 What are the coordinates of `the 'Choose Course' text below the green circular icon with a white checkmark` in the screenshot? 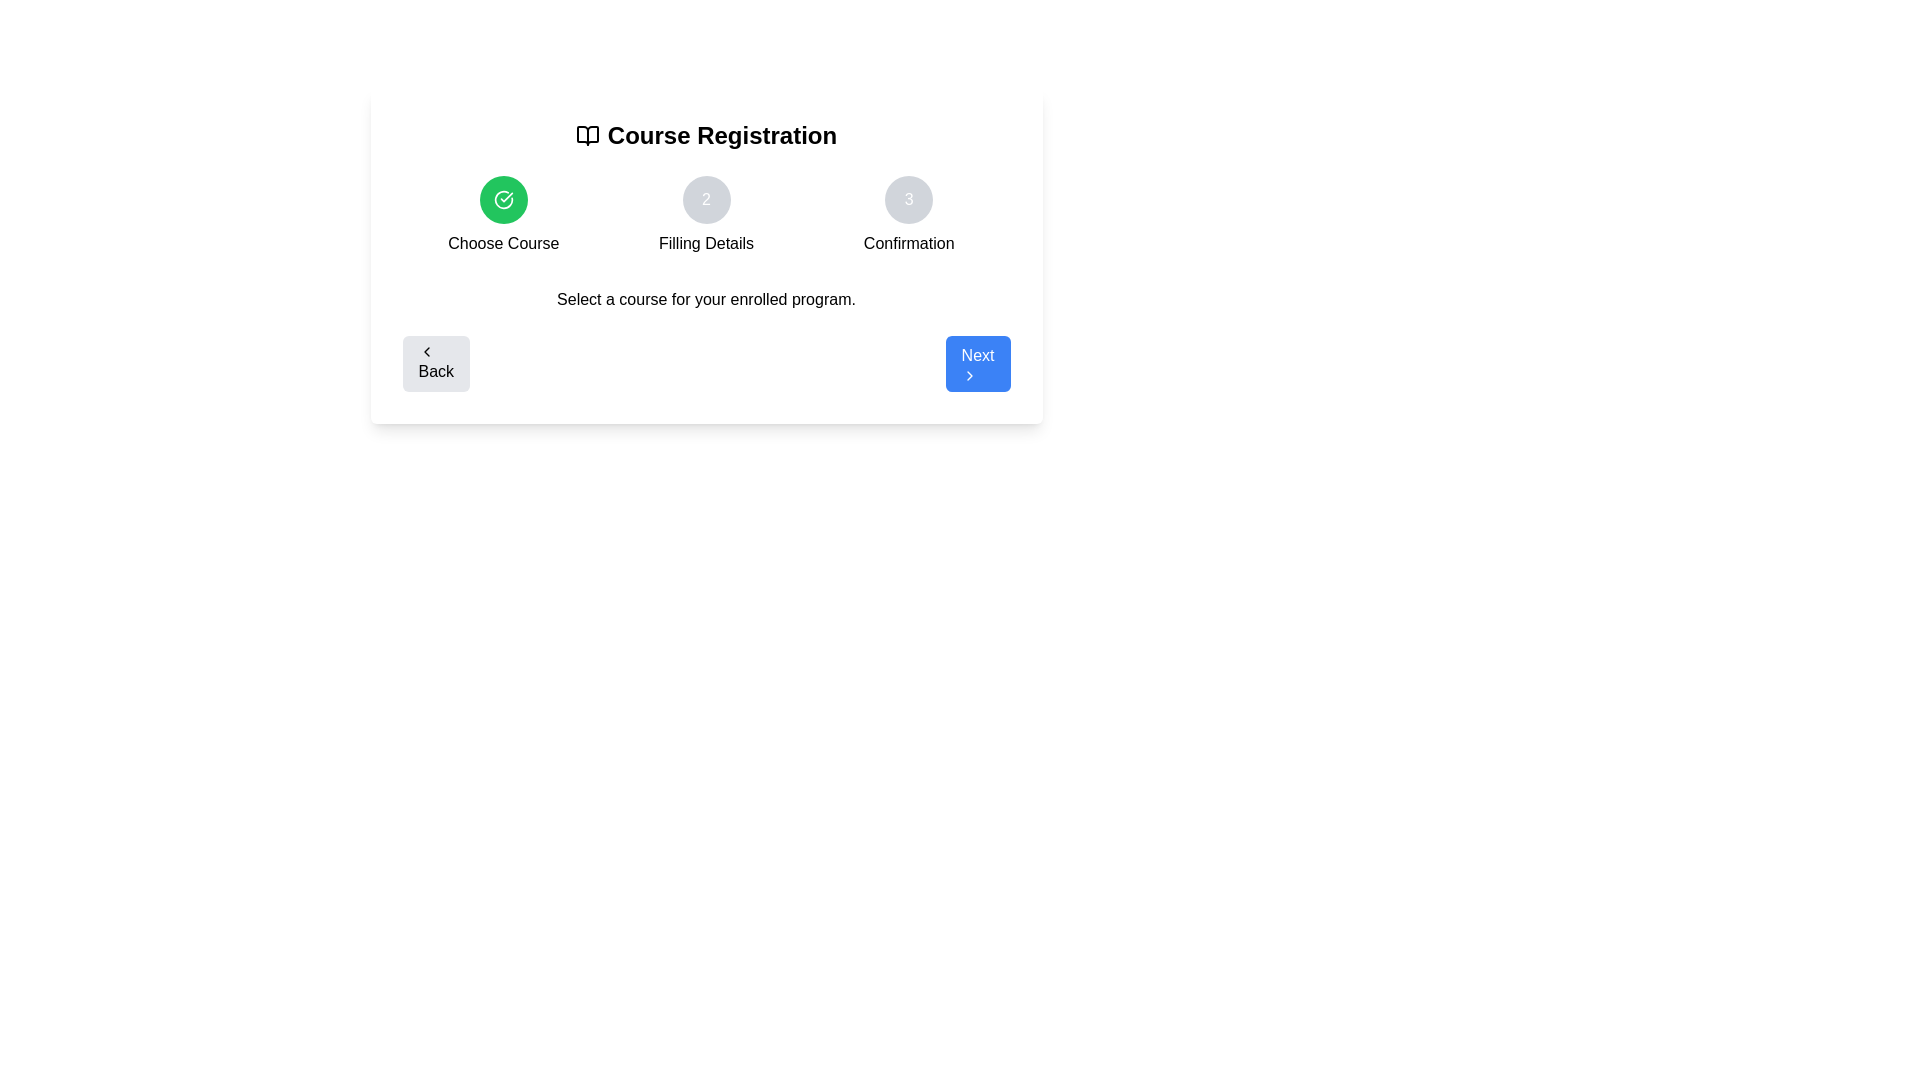 It's located at (503, 216).